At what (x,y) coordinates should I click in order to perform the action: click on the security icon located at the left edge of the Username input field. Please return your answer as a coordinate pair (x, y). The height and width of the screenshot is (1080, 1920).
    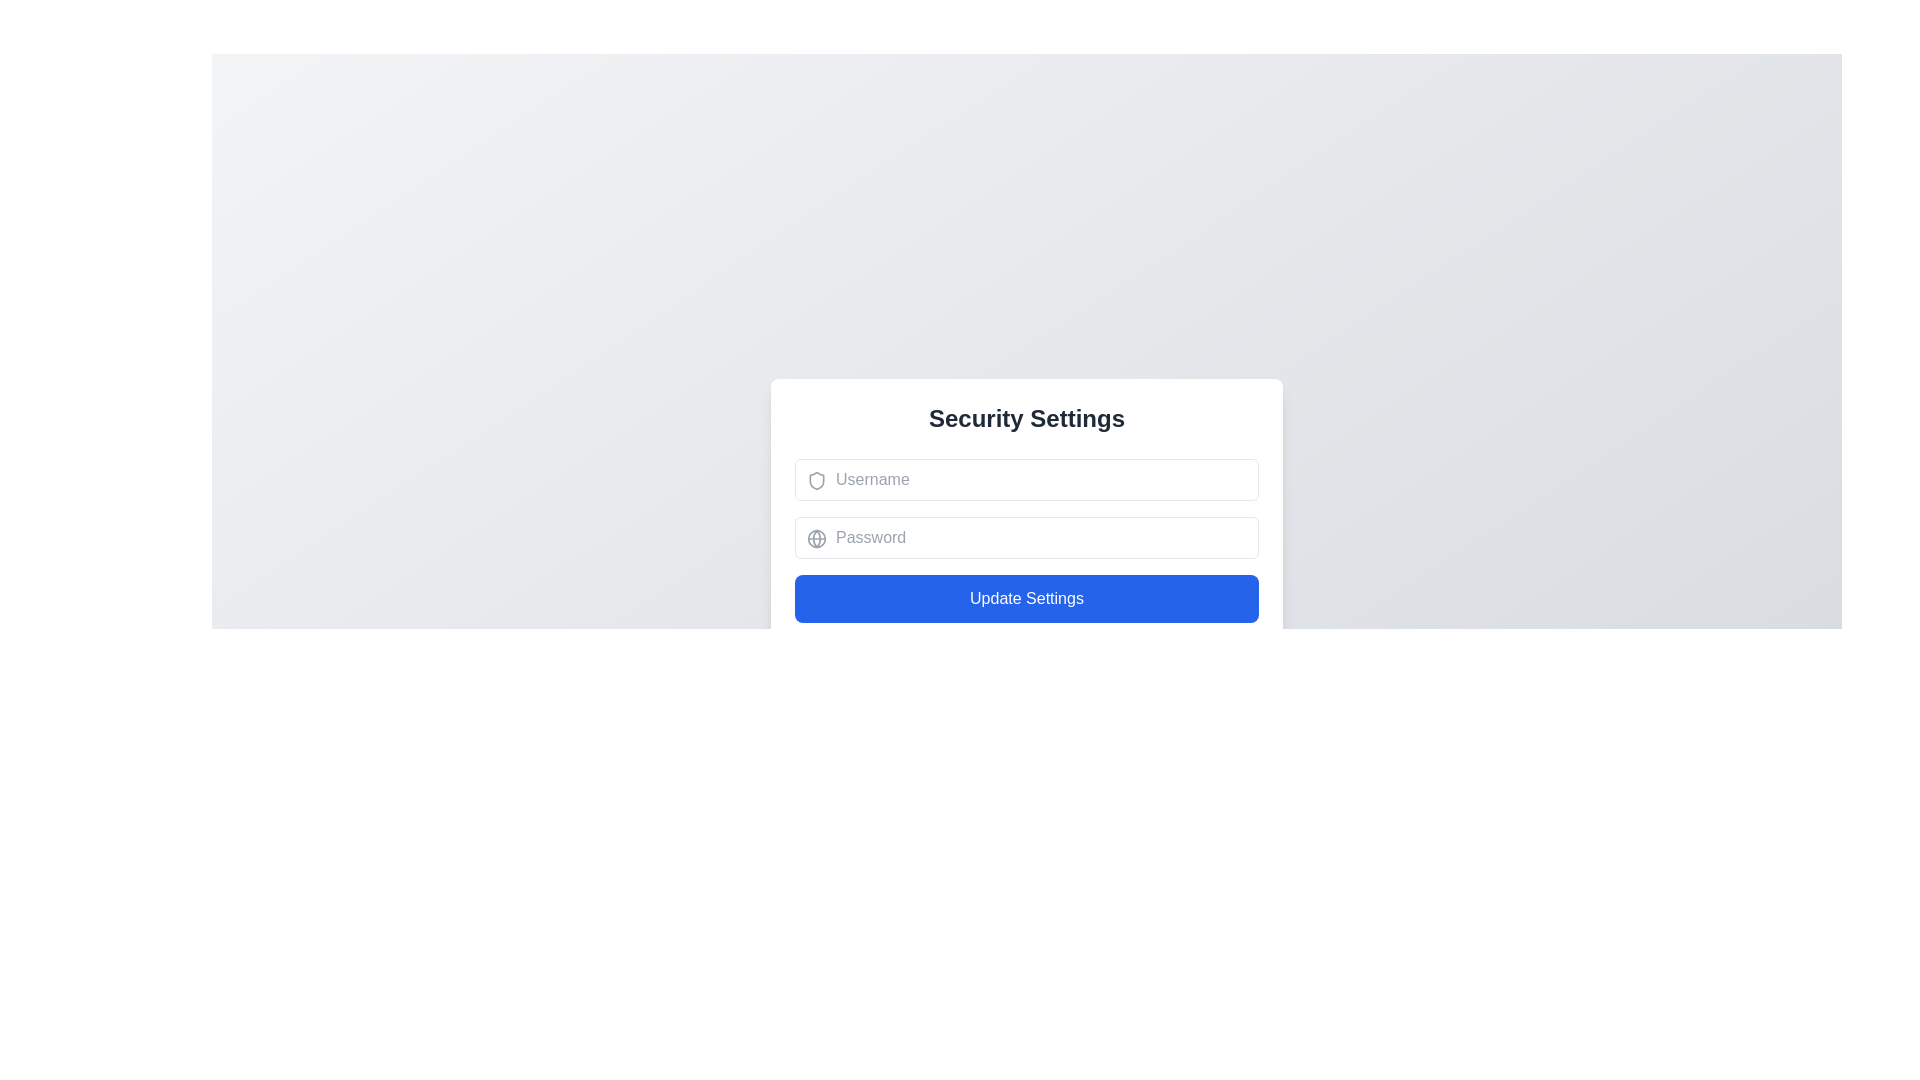
    Looking at the image, I should click on (816, 479).